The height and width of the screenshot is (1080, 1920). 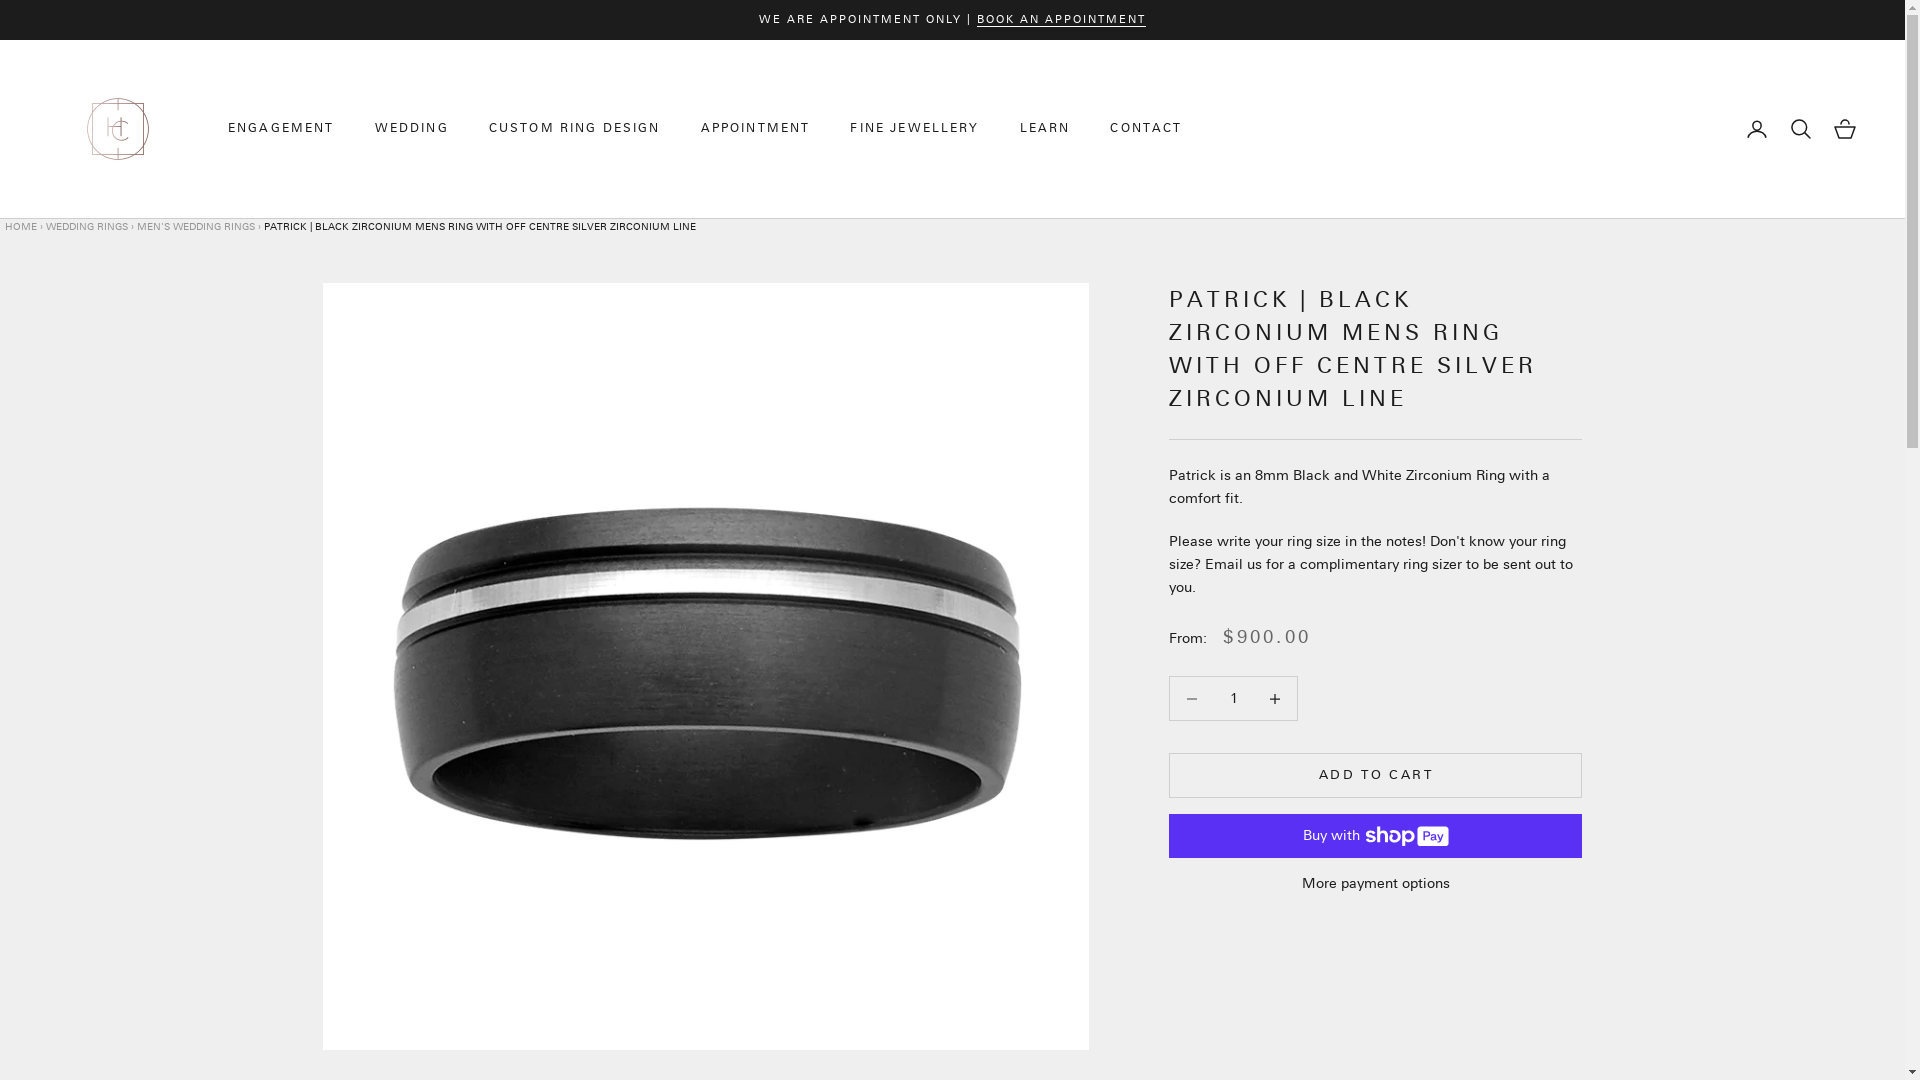 What do you see at coordinates (1800, 128) in the screenshot?
I see `'Open search'` at bounding box center [1800, 128].